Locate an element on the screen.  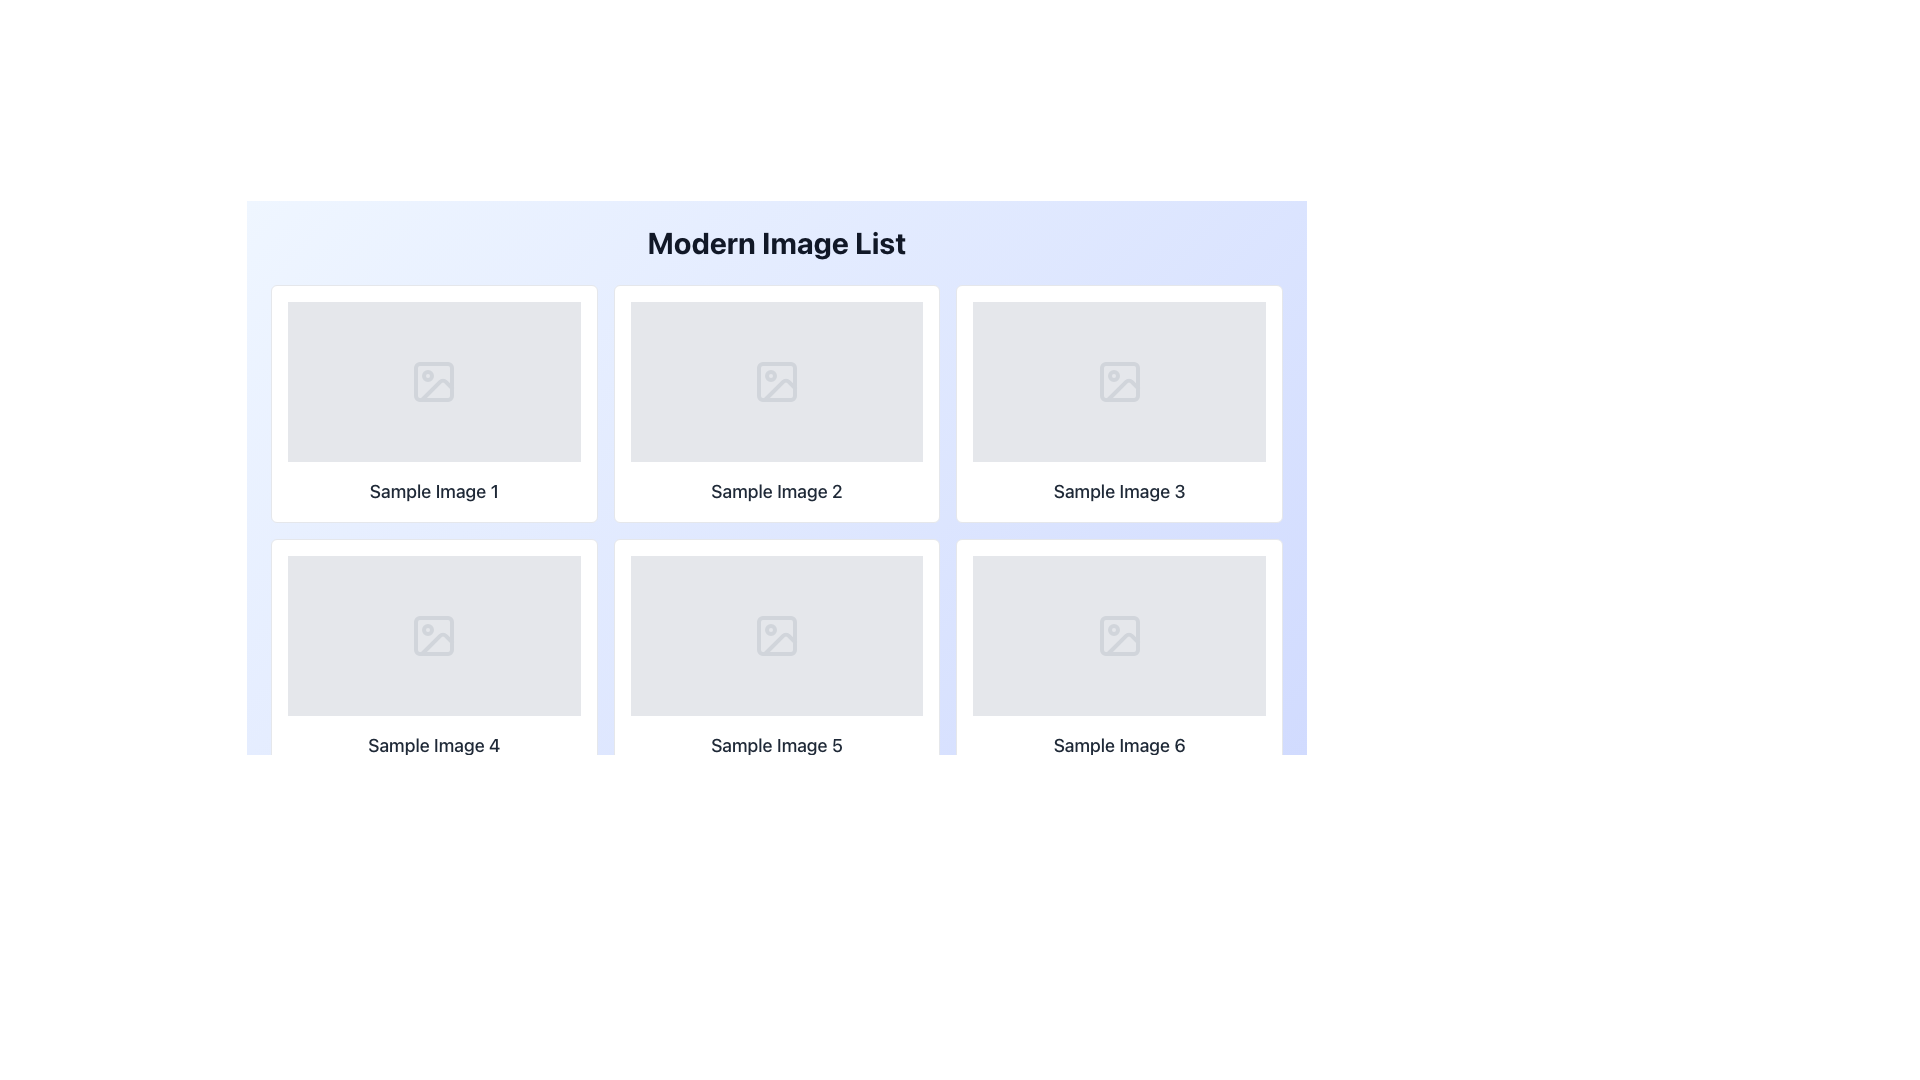
the Rectangle with rounded corners within the bottom-right image placeholder labeled 'Sample Image 6' is located at coordinates (1118, 636).